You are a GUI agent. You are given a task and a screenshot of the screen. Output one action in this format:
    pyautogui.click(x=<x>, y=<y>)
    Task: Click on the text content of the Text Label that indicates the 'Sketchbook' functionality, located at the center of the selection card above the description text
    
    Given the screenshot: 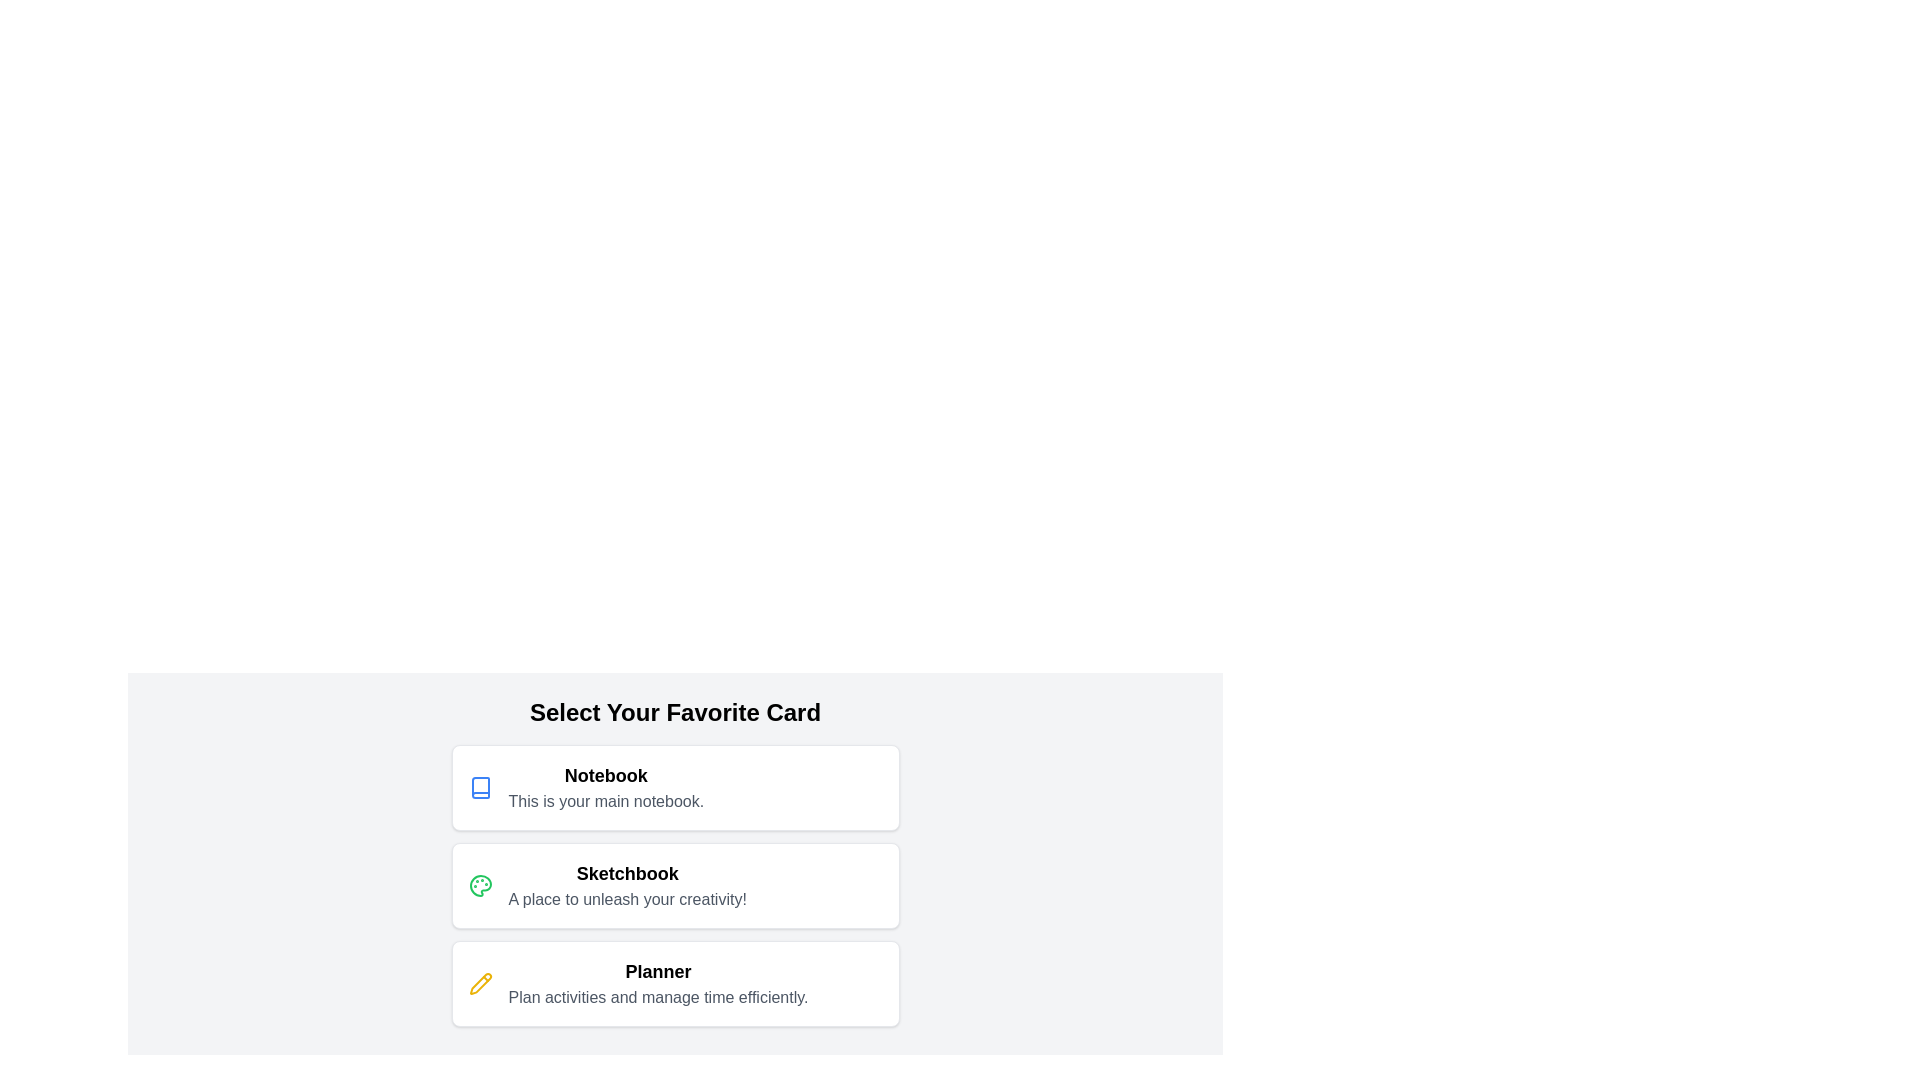 What is the action you would take?
    pyautogui.click(x=626, y=873)
    